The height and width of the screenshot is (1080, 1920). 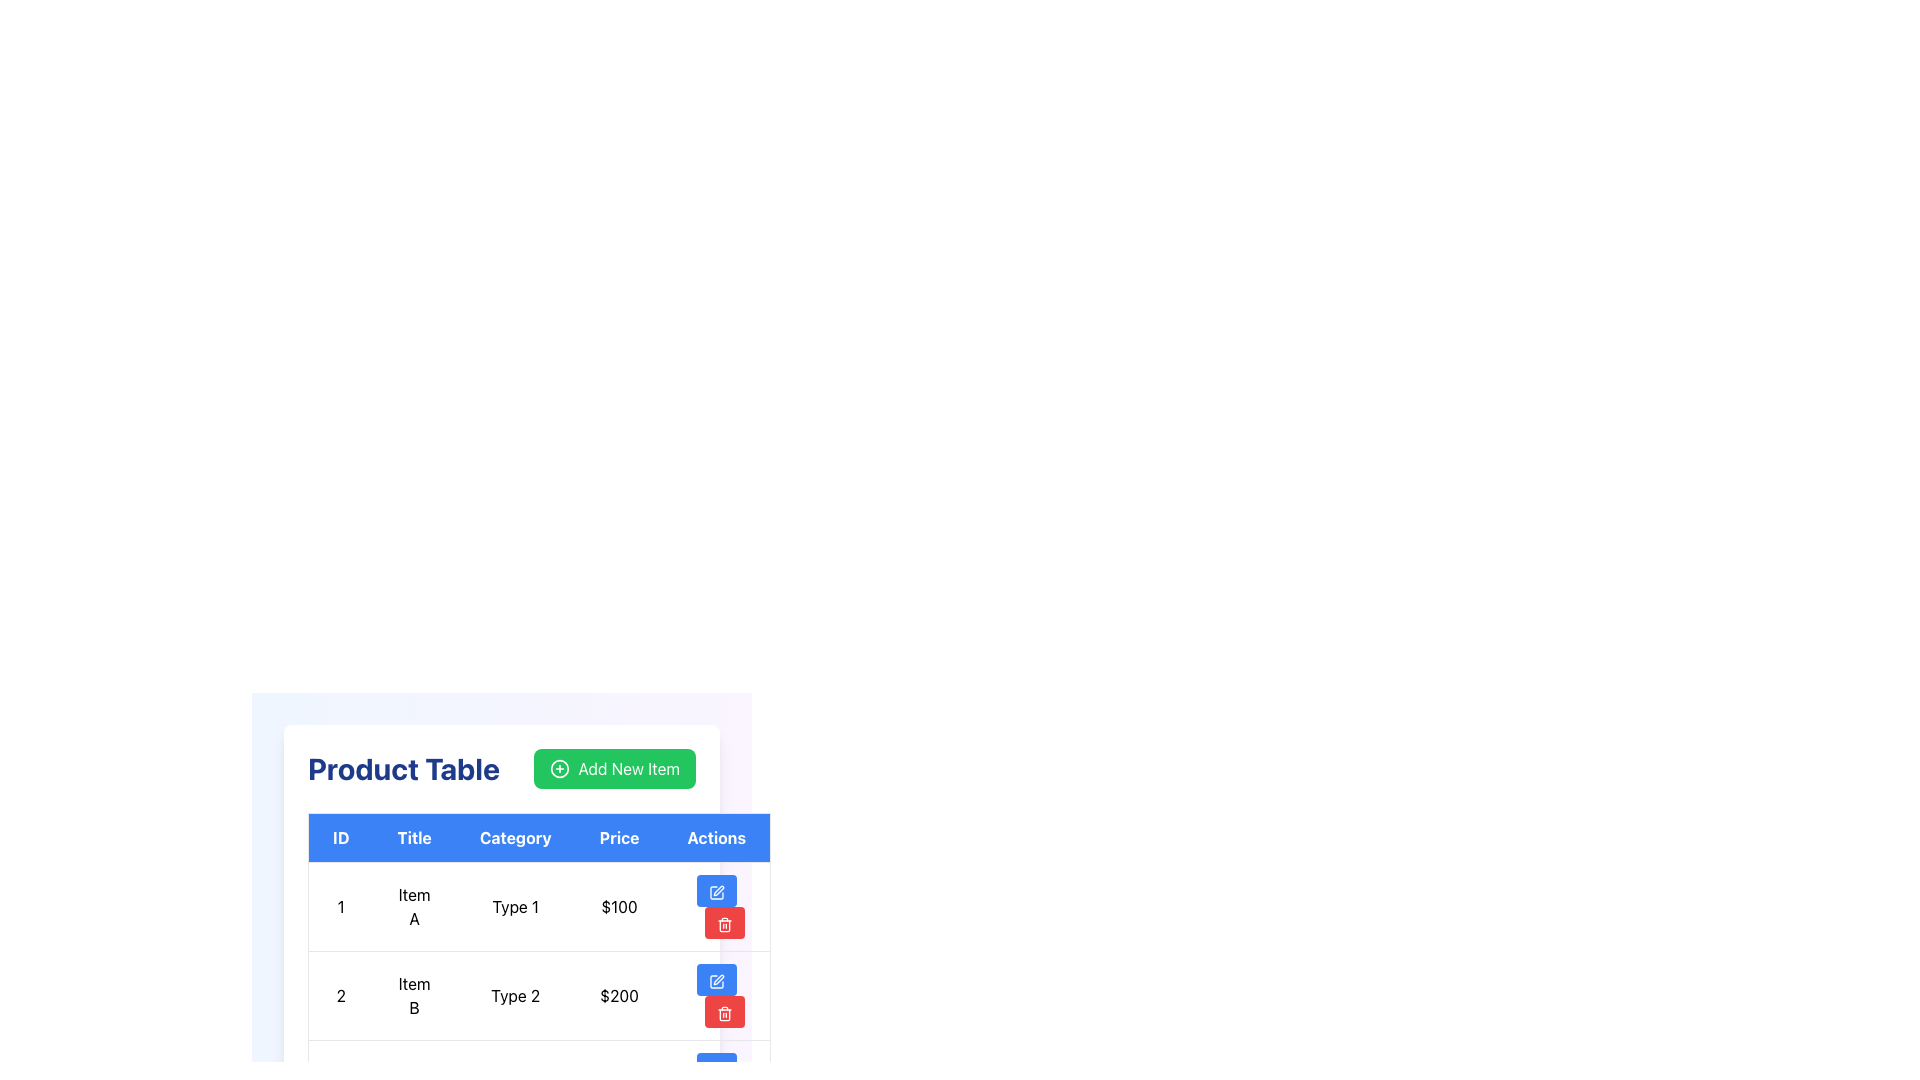 What do you see at coordinates (413, 995) in the screenshot?
I see `text displayed on the static label that is the second item in the second row of the 'Title' column in a tabular layout` at bounding box center [413, 995].